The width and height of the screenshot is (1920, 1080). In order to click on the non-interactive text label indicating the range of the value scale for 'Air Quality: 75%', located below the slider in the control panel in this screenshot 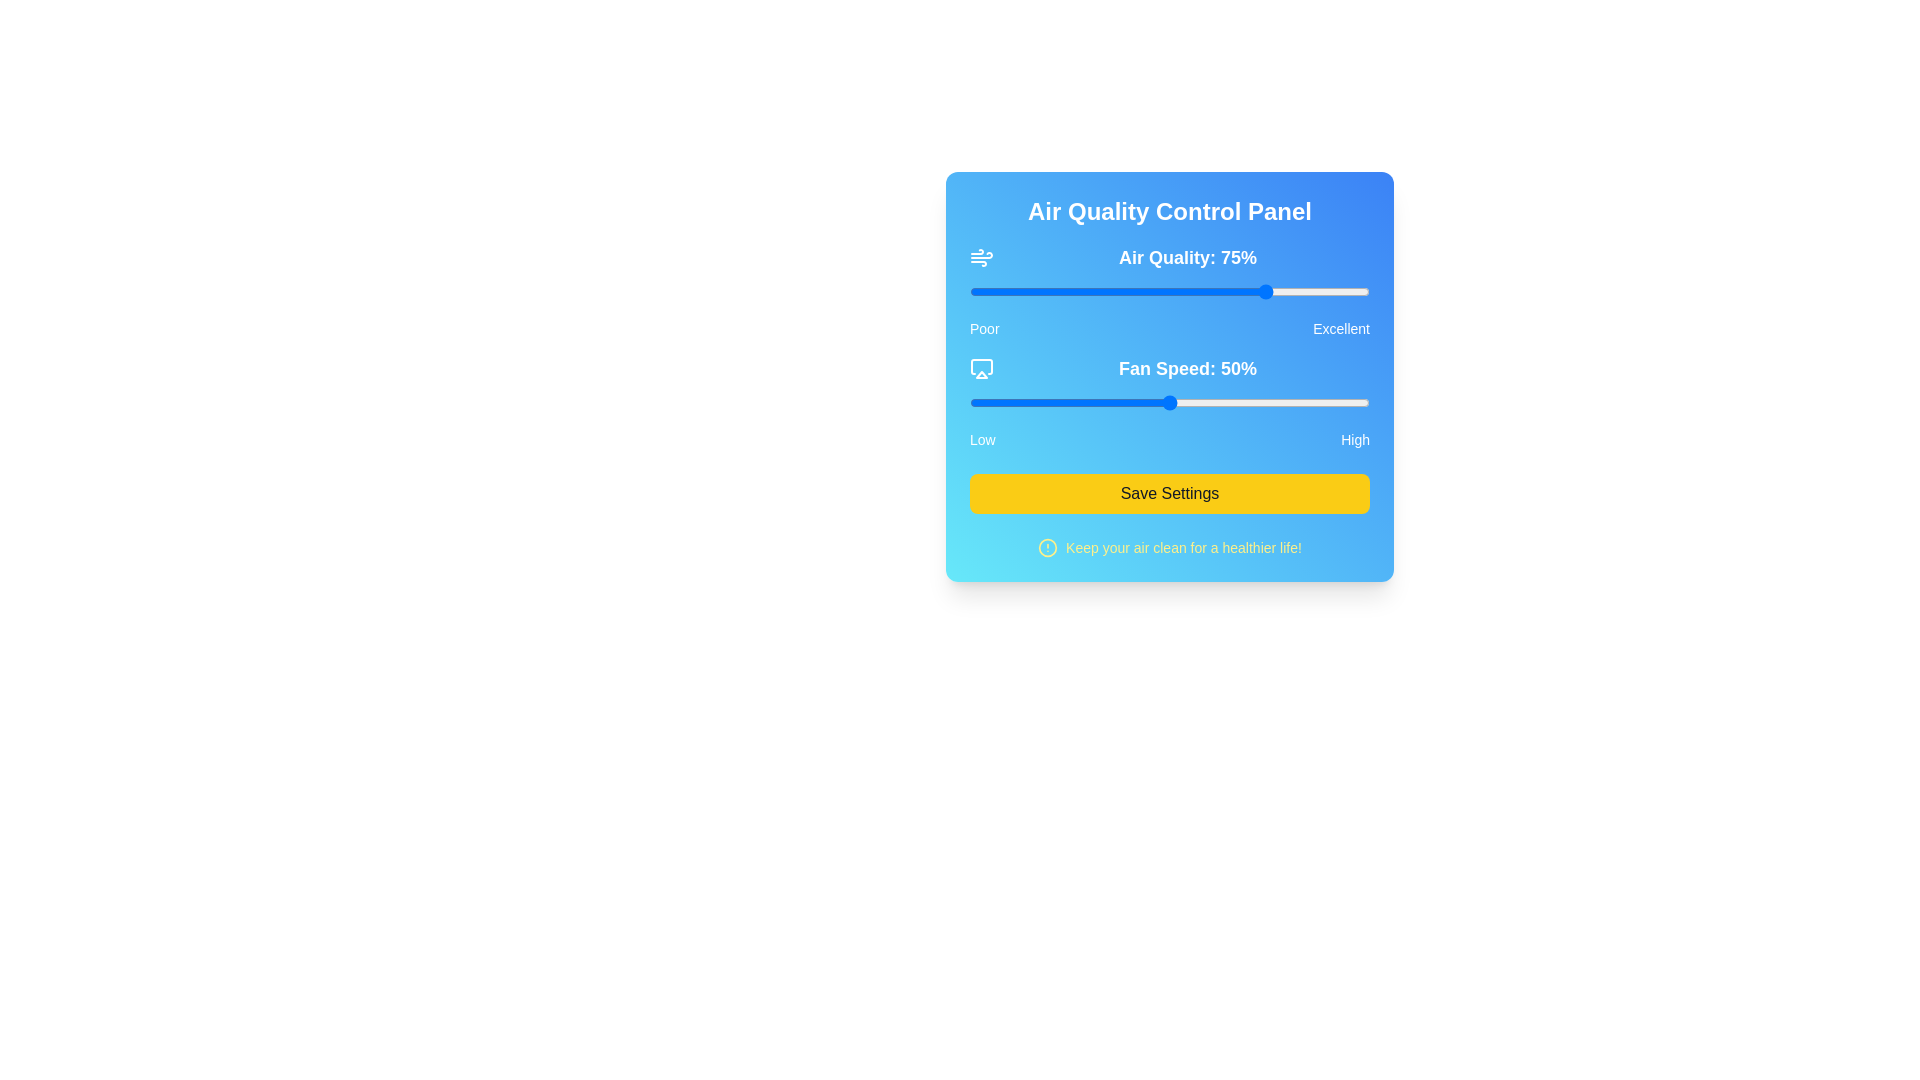, I will do `click(1170, 327)`.